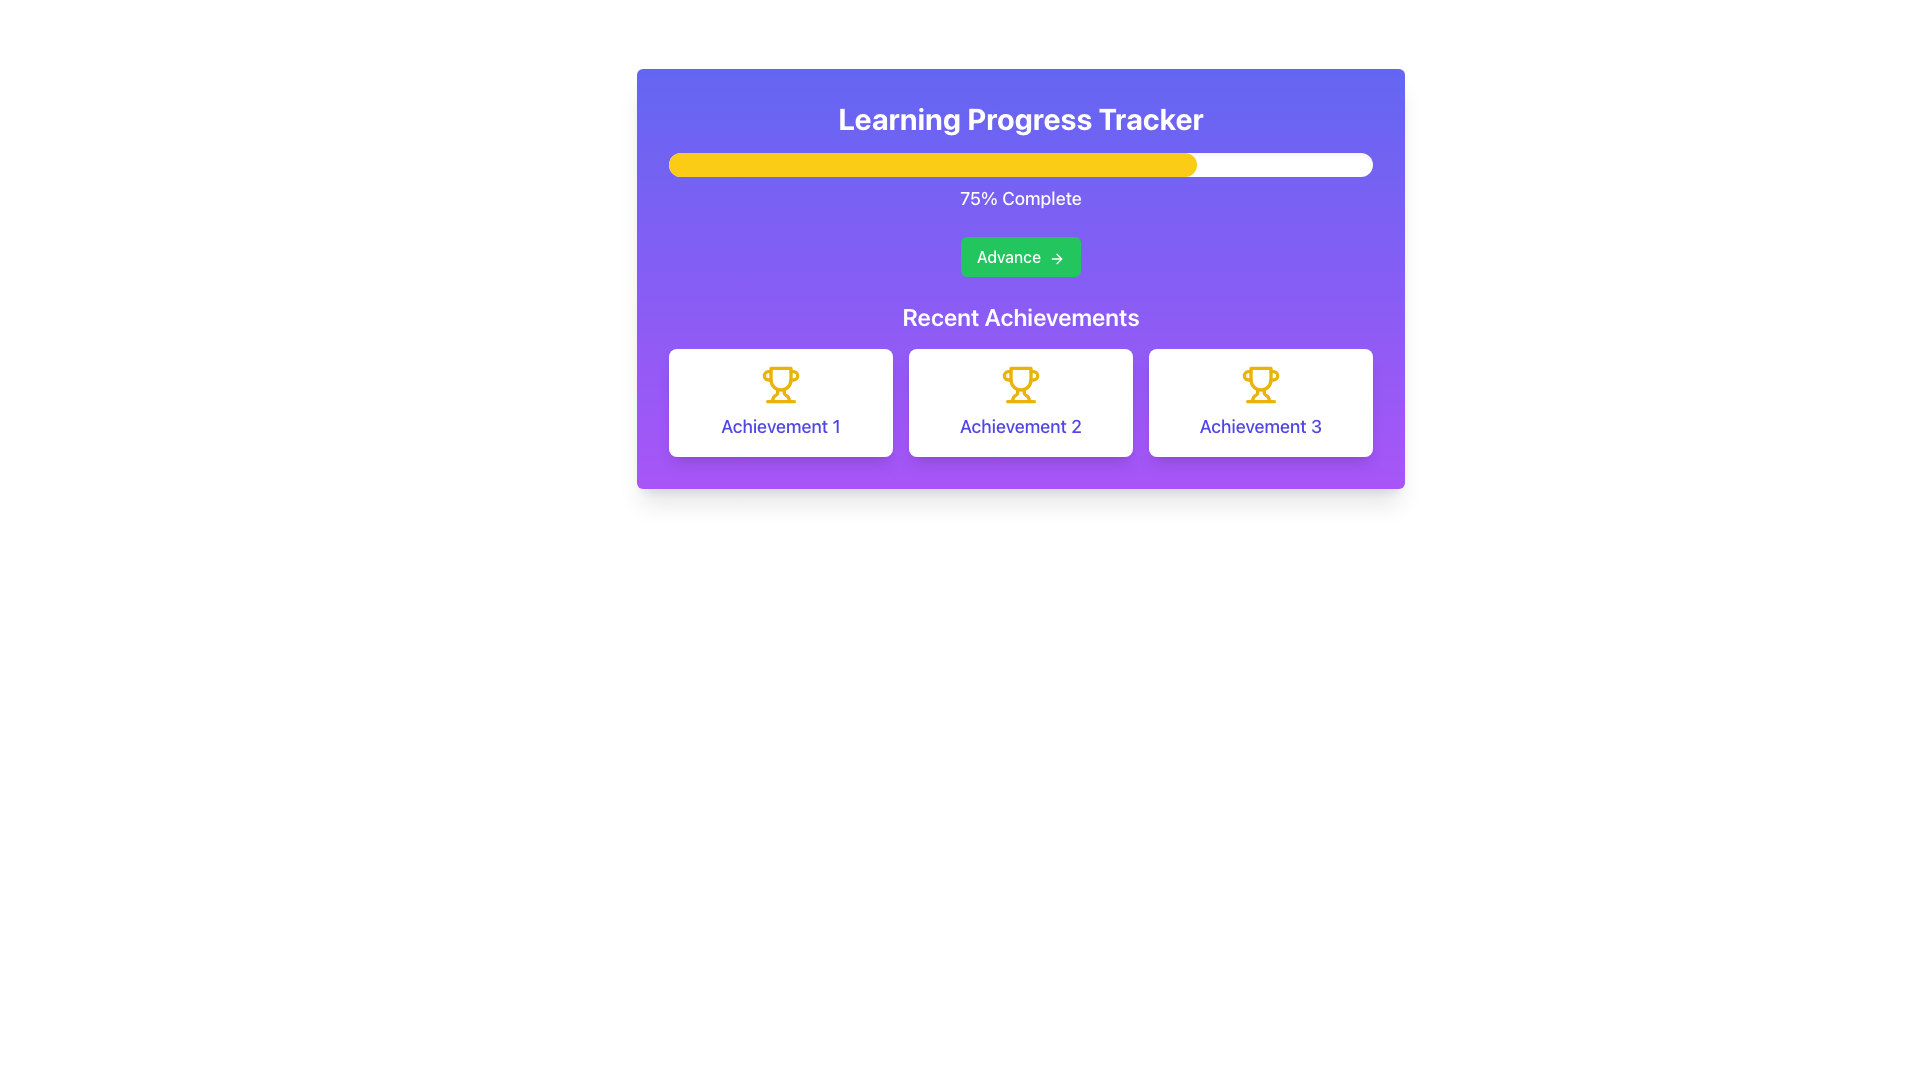 The image size is (1920, 1080). What do you see at coordinates (1021, 378) in the screenshot?
I see `the vibrant yellow trophy icon located in the middle card of the 'Recent Achievements' section, beneath the 'Achievement 2' text` at bounding box center [1021, 378].